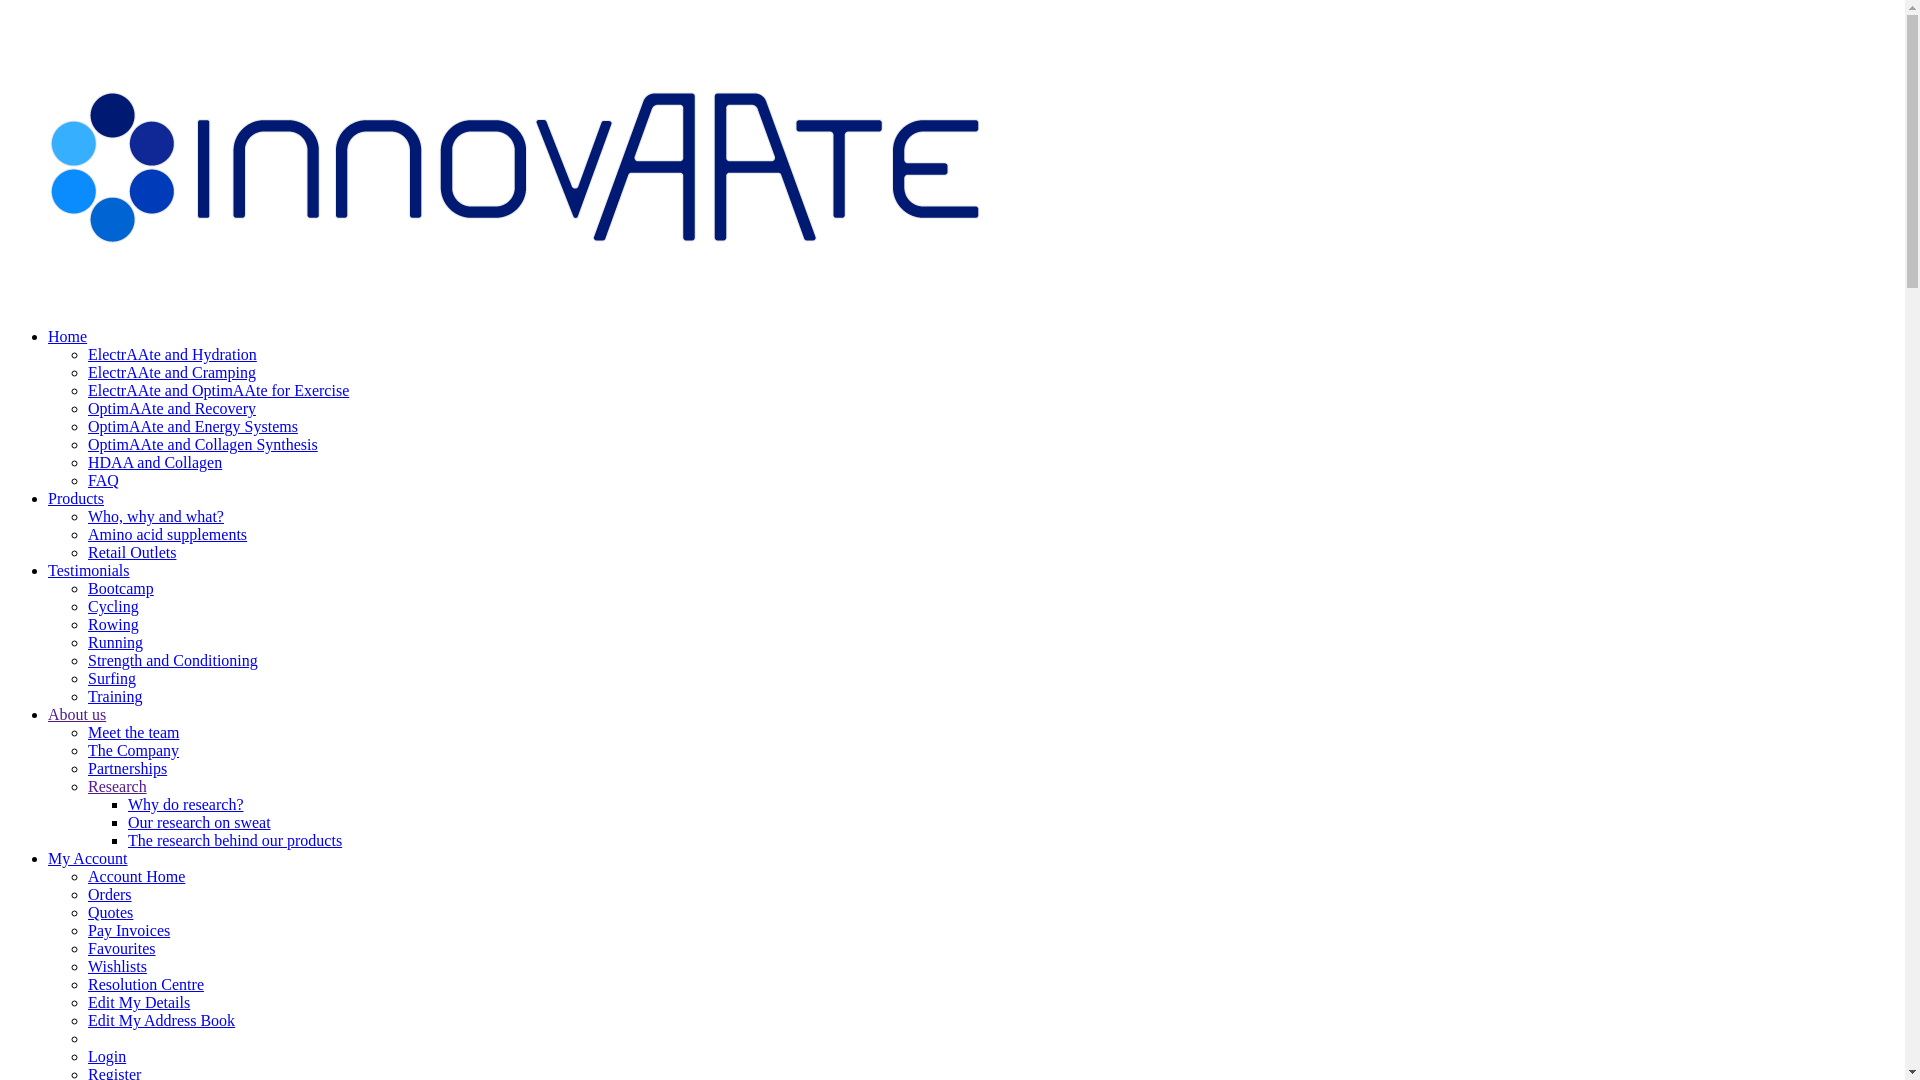 The width and height of the screenshot is (1920, 1080). I want to click on 'Favourites', so click(120, 947).